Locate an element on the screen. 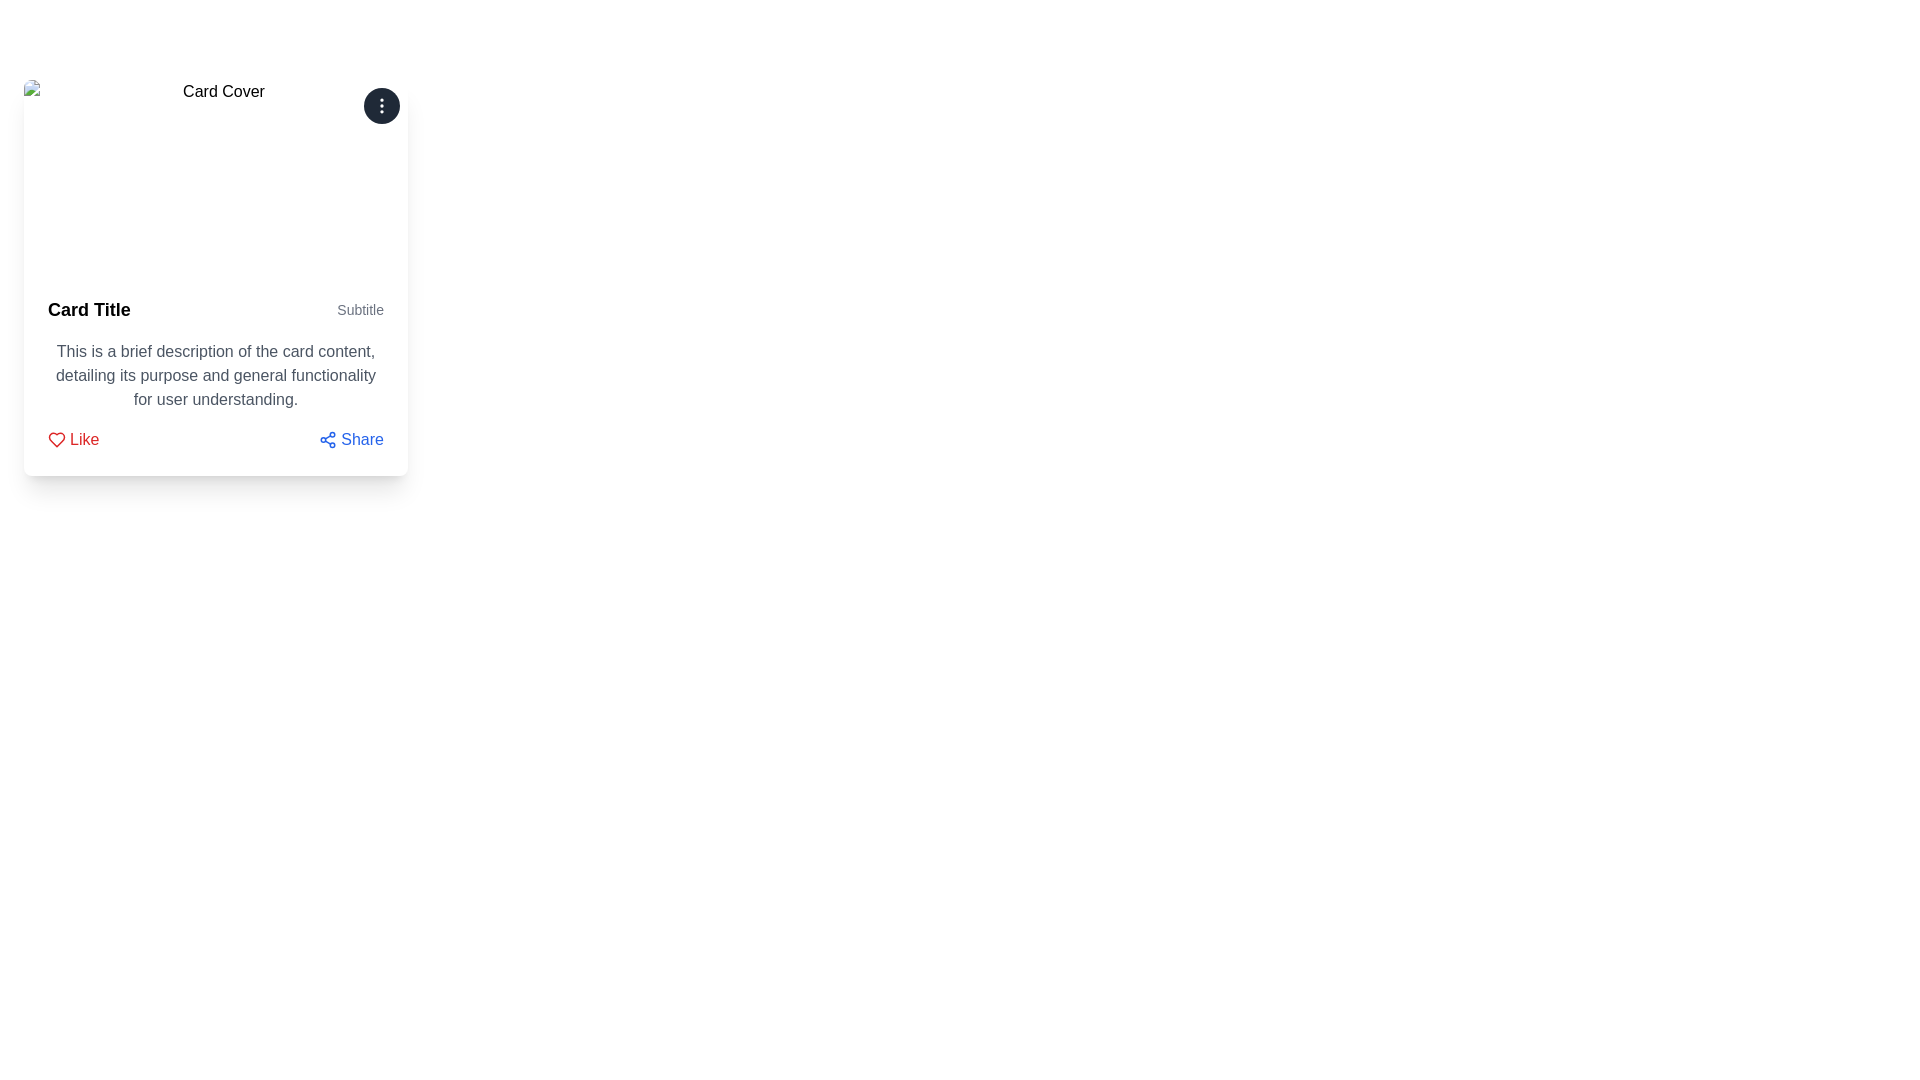 Image resolution: width=1920 pixels, height=1080 pixels. the share button, which is the second button in the horizontal arrangement following the 'Like' button is located at coordinates (351, 438).